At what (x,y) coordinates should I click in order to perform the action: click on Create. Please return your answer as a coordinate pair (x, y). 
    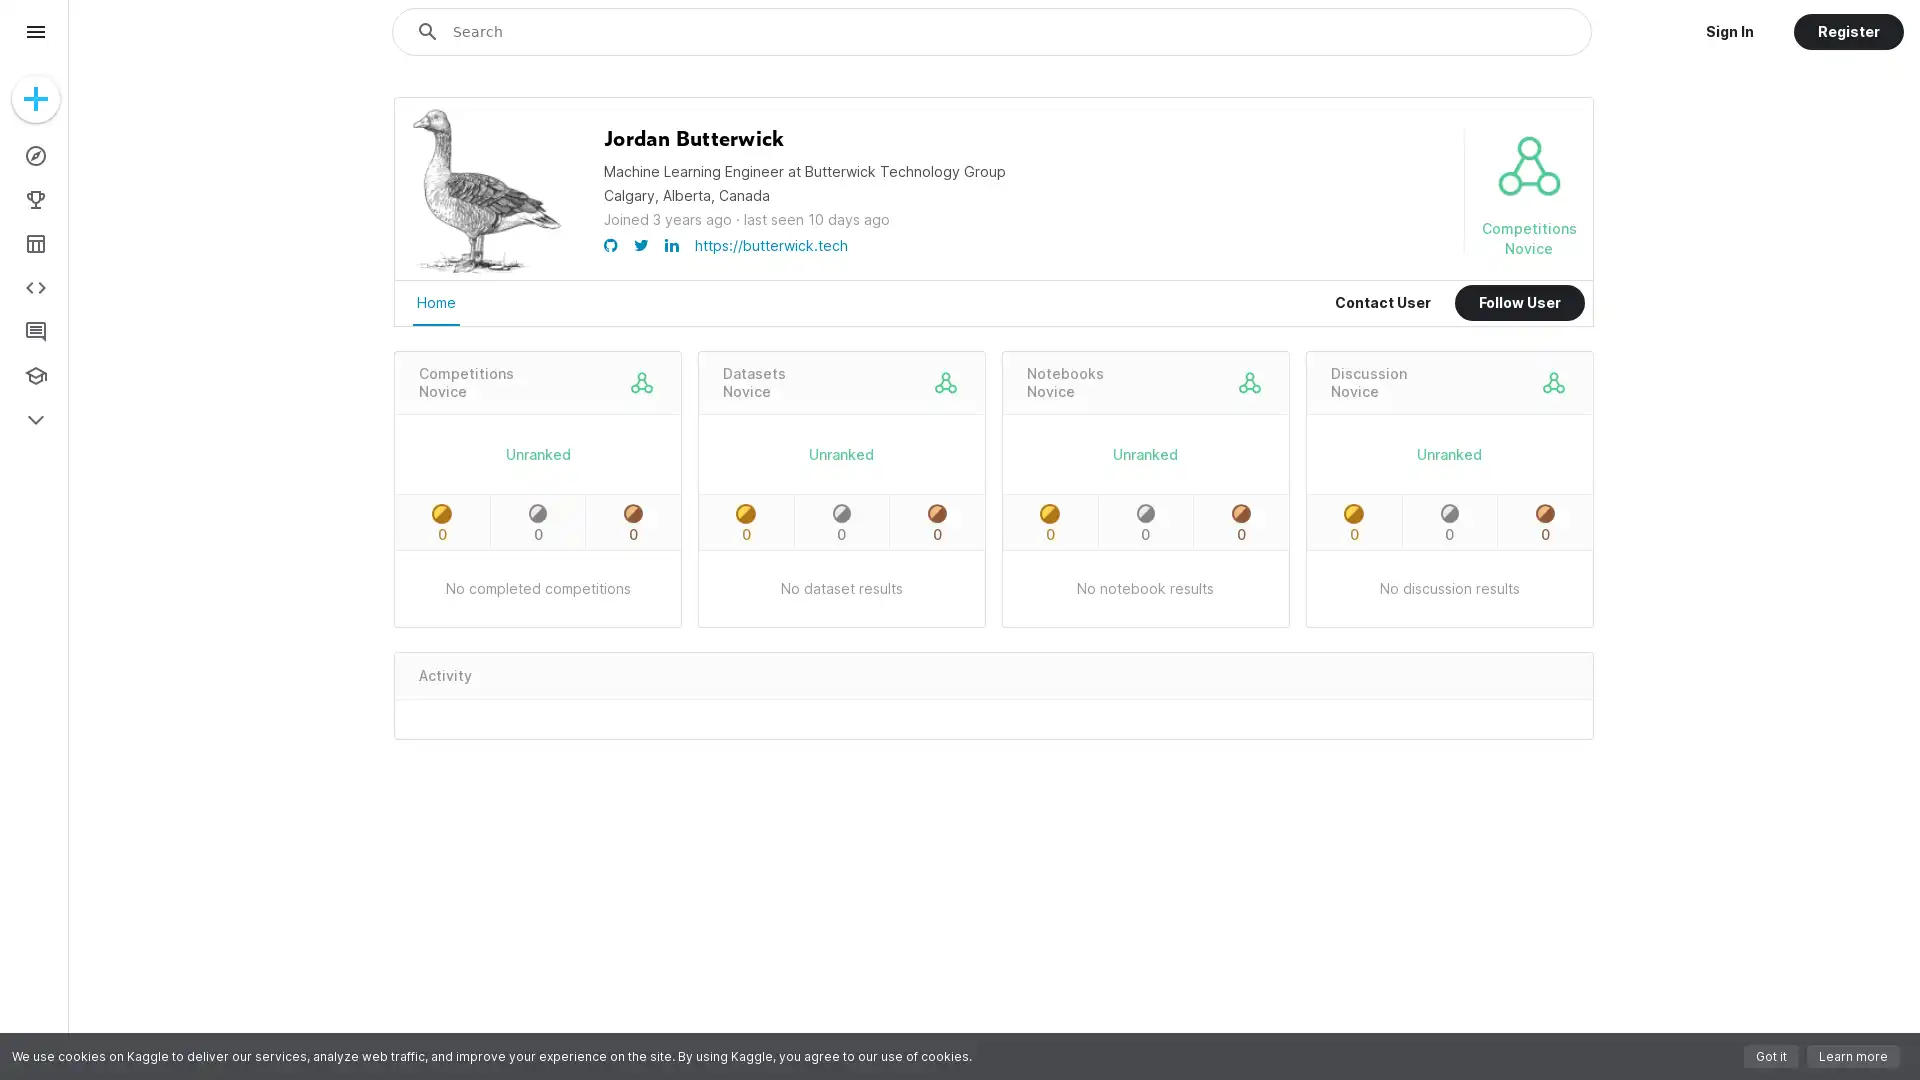
    Looking at the image, I should click on (35, 99).